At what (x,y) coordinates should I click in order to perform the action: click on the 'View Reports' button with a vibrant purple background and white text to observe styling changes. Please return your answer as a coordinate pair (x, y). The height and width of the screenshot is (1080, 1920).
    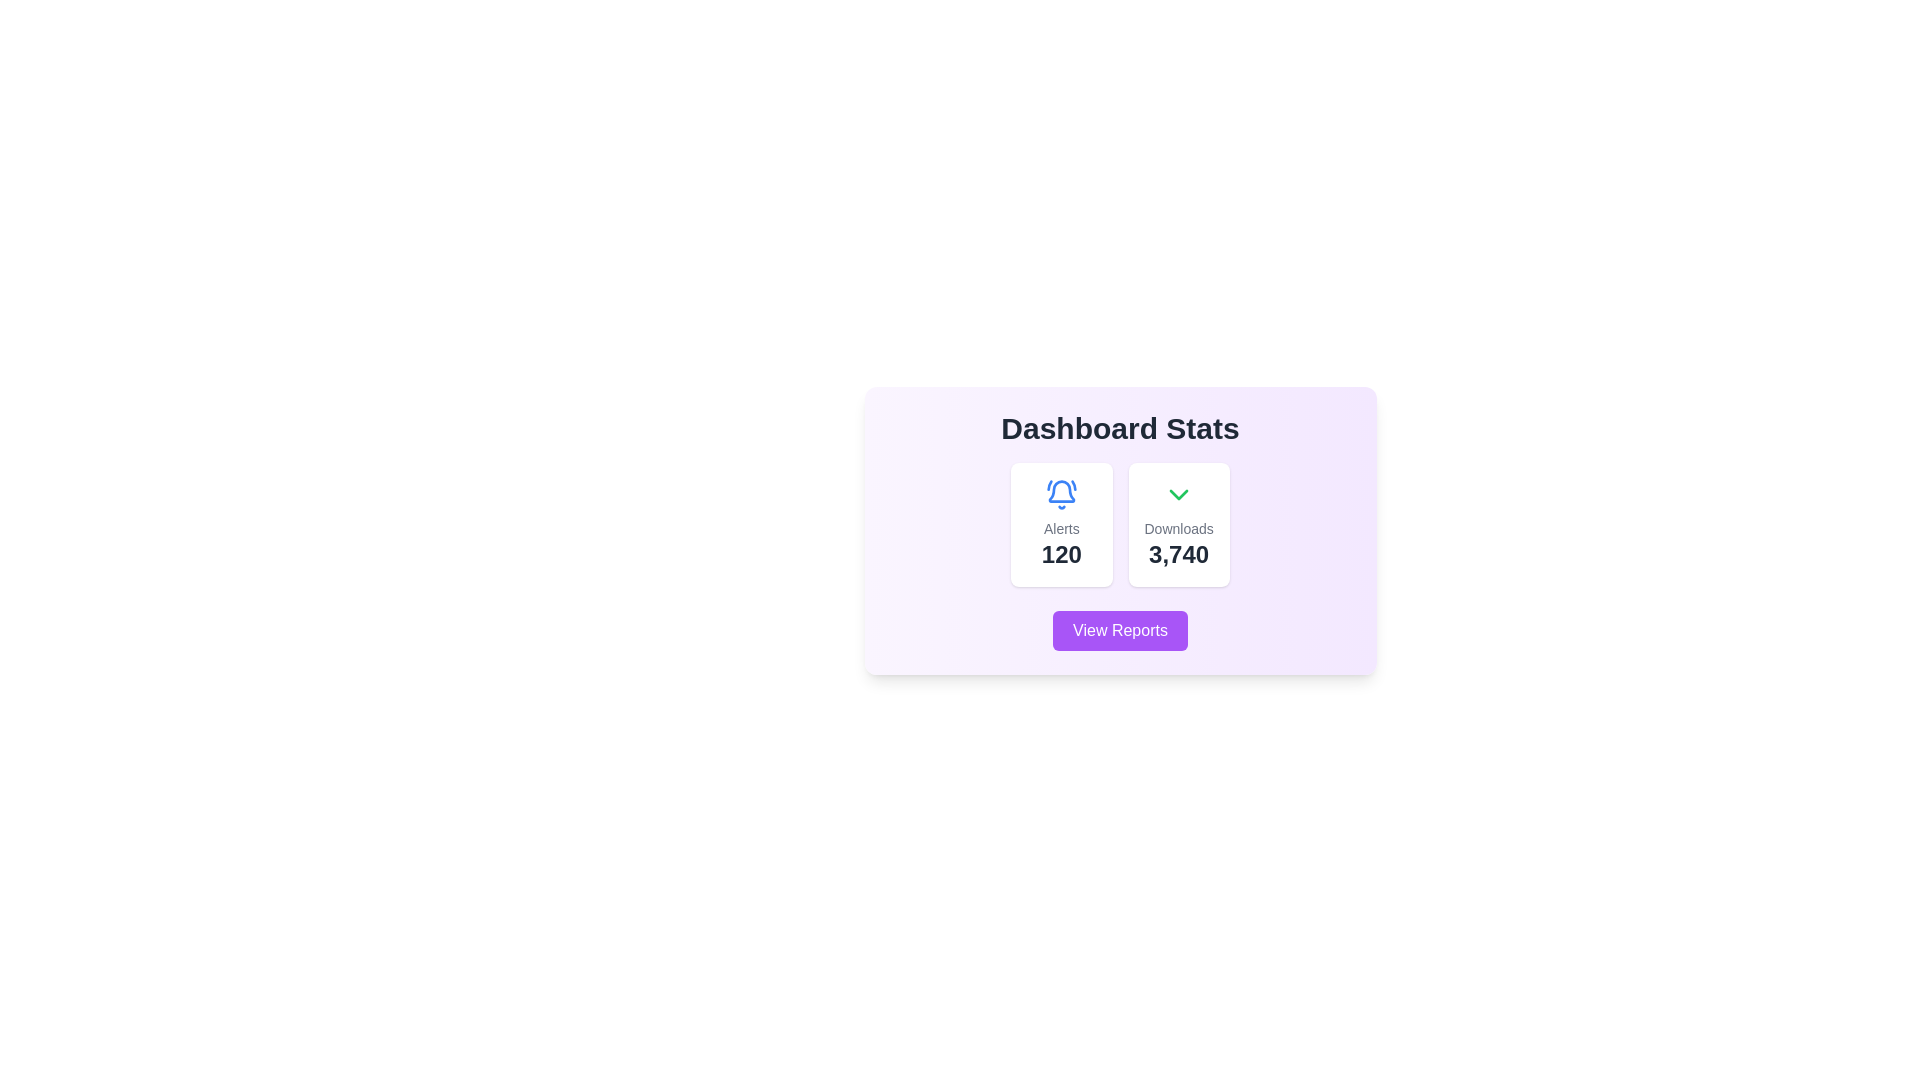
    Looking at the image, I should click on (1120, 631).